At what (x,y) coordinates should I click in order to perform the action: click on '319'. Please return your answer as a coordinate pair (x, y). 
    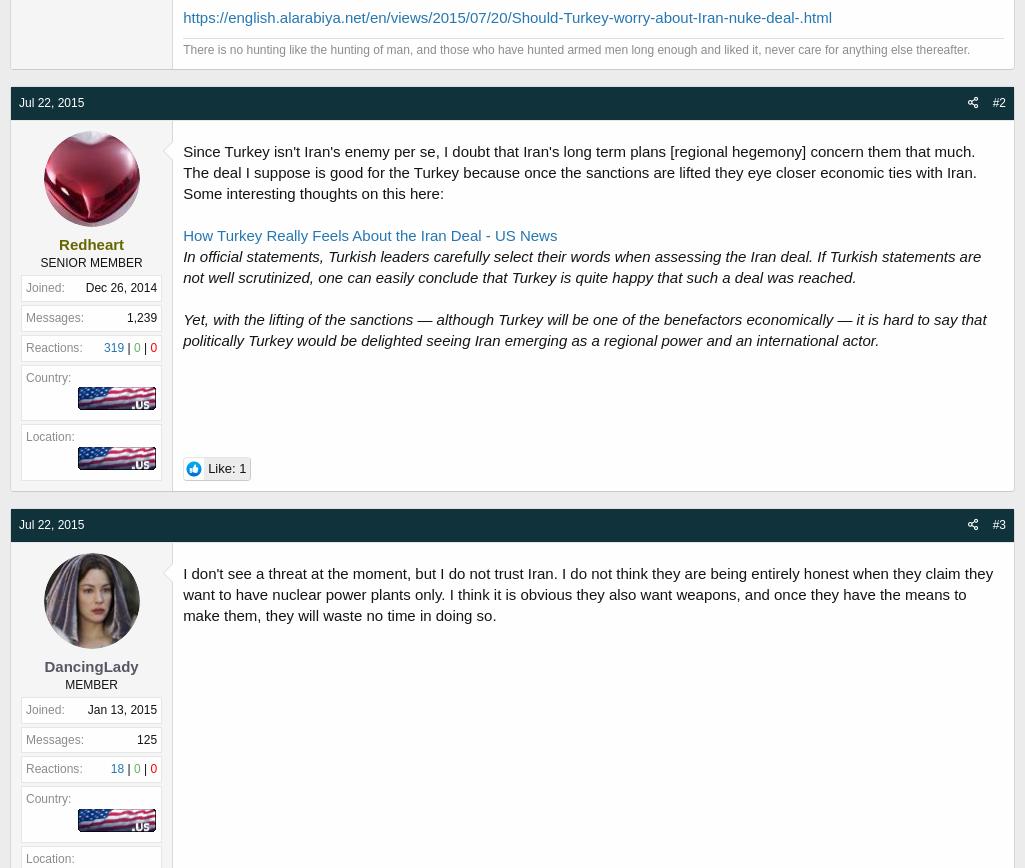
    Looking at the image, I should click on (113, 347).